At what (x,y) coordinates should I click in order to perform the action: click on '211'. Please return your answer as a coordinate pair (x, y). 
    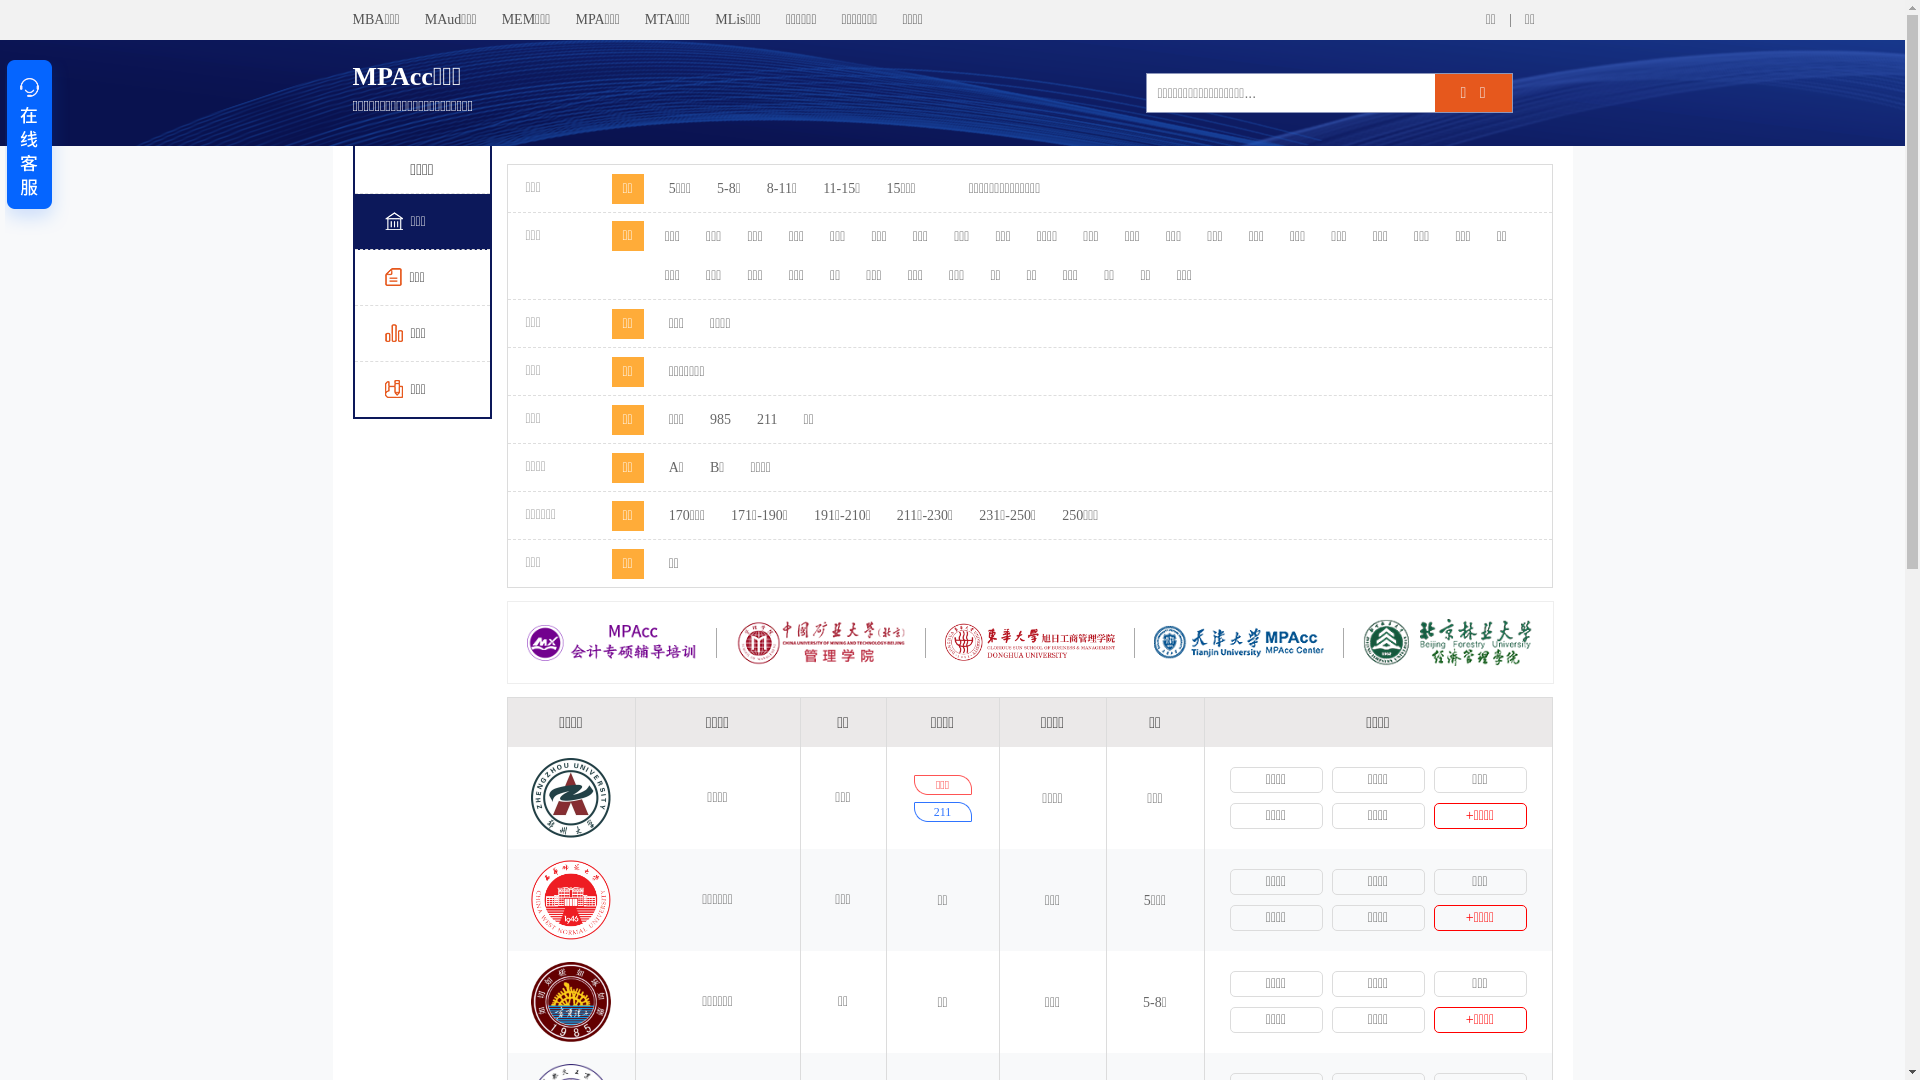
    Looking at the image, I should click on (766, 419).